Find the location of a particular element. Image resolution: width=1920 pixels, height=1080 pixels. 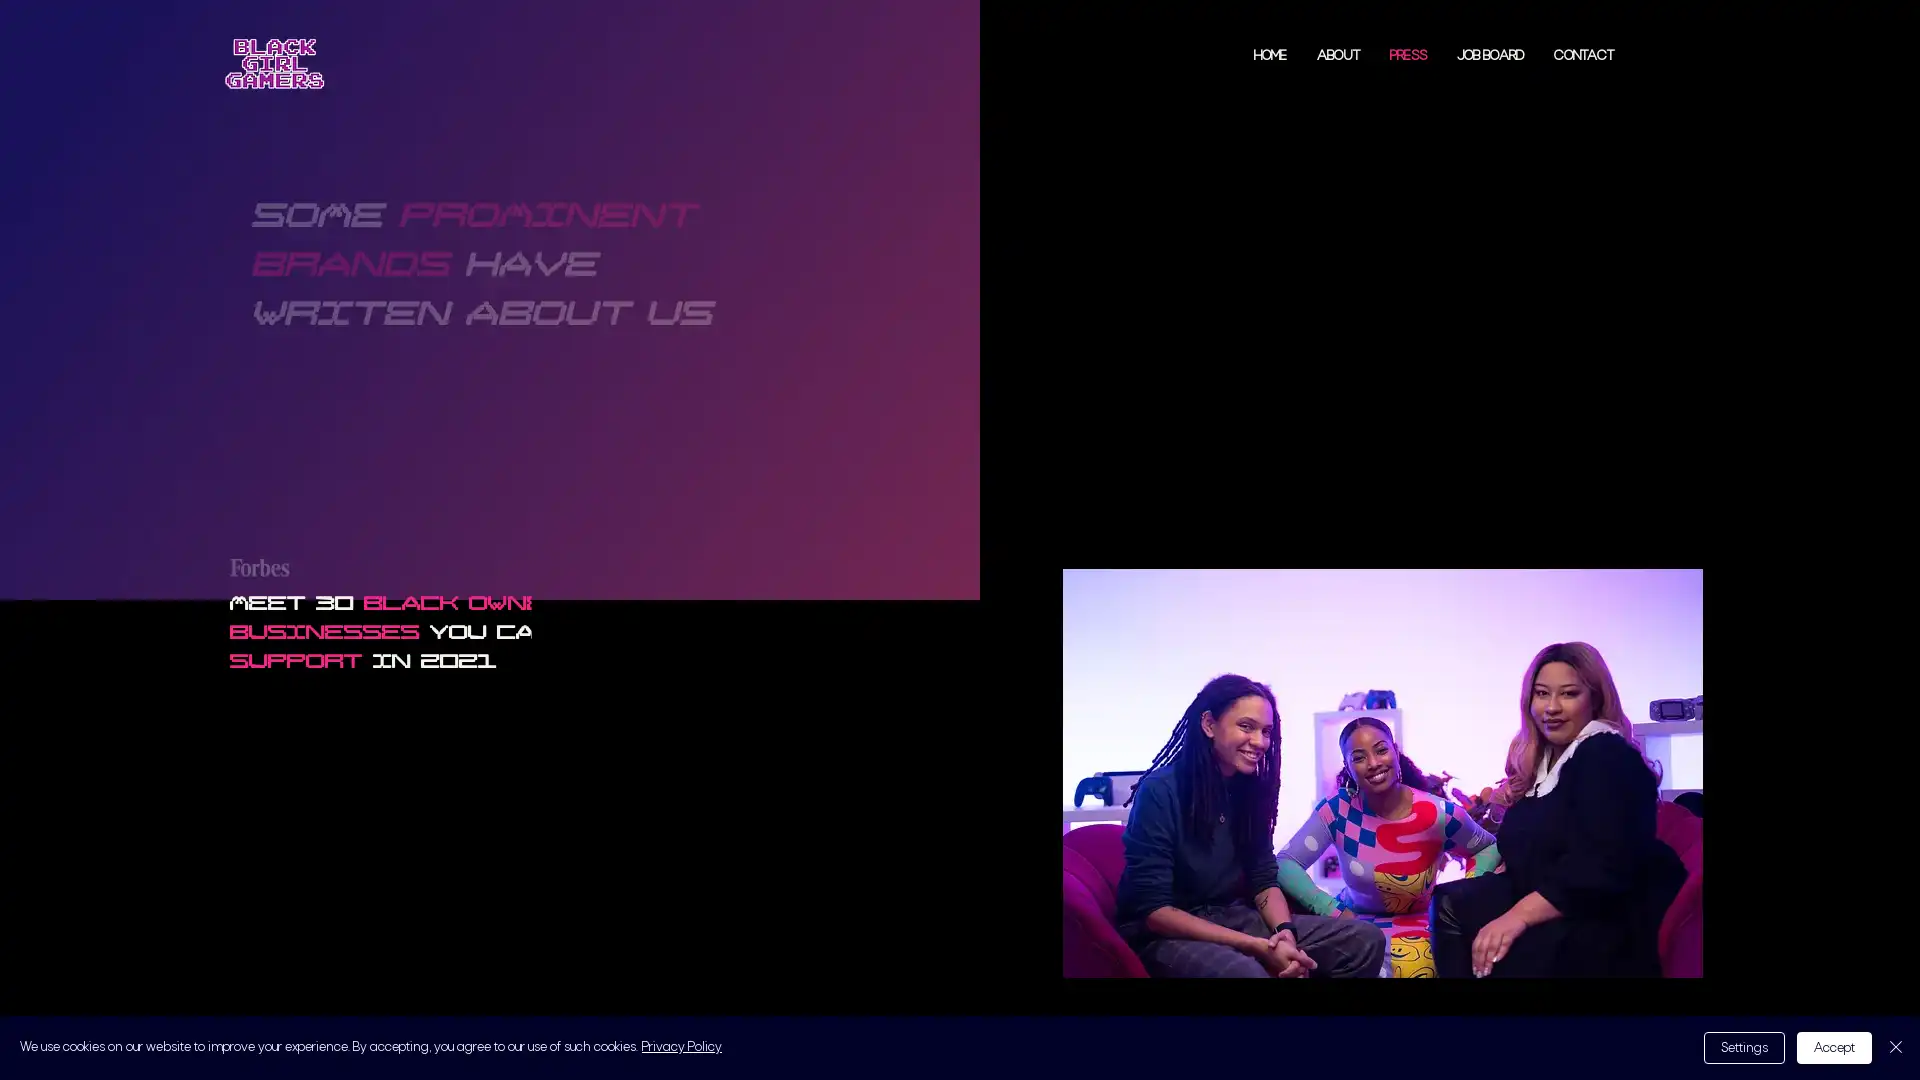

Close is located at coordinates (1895, 1047).